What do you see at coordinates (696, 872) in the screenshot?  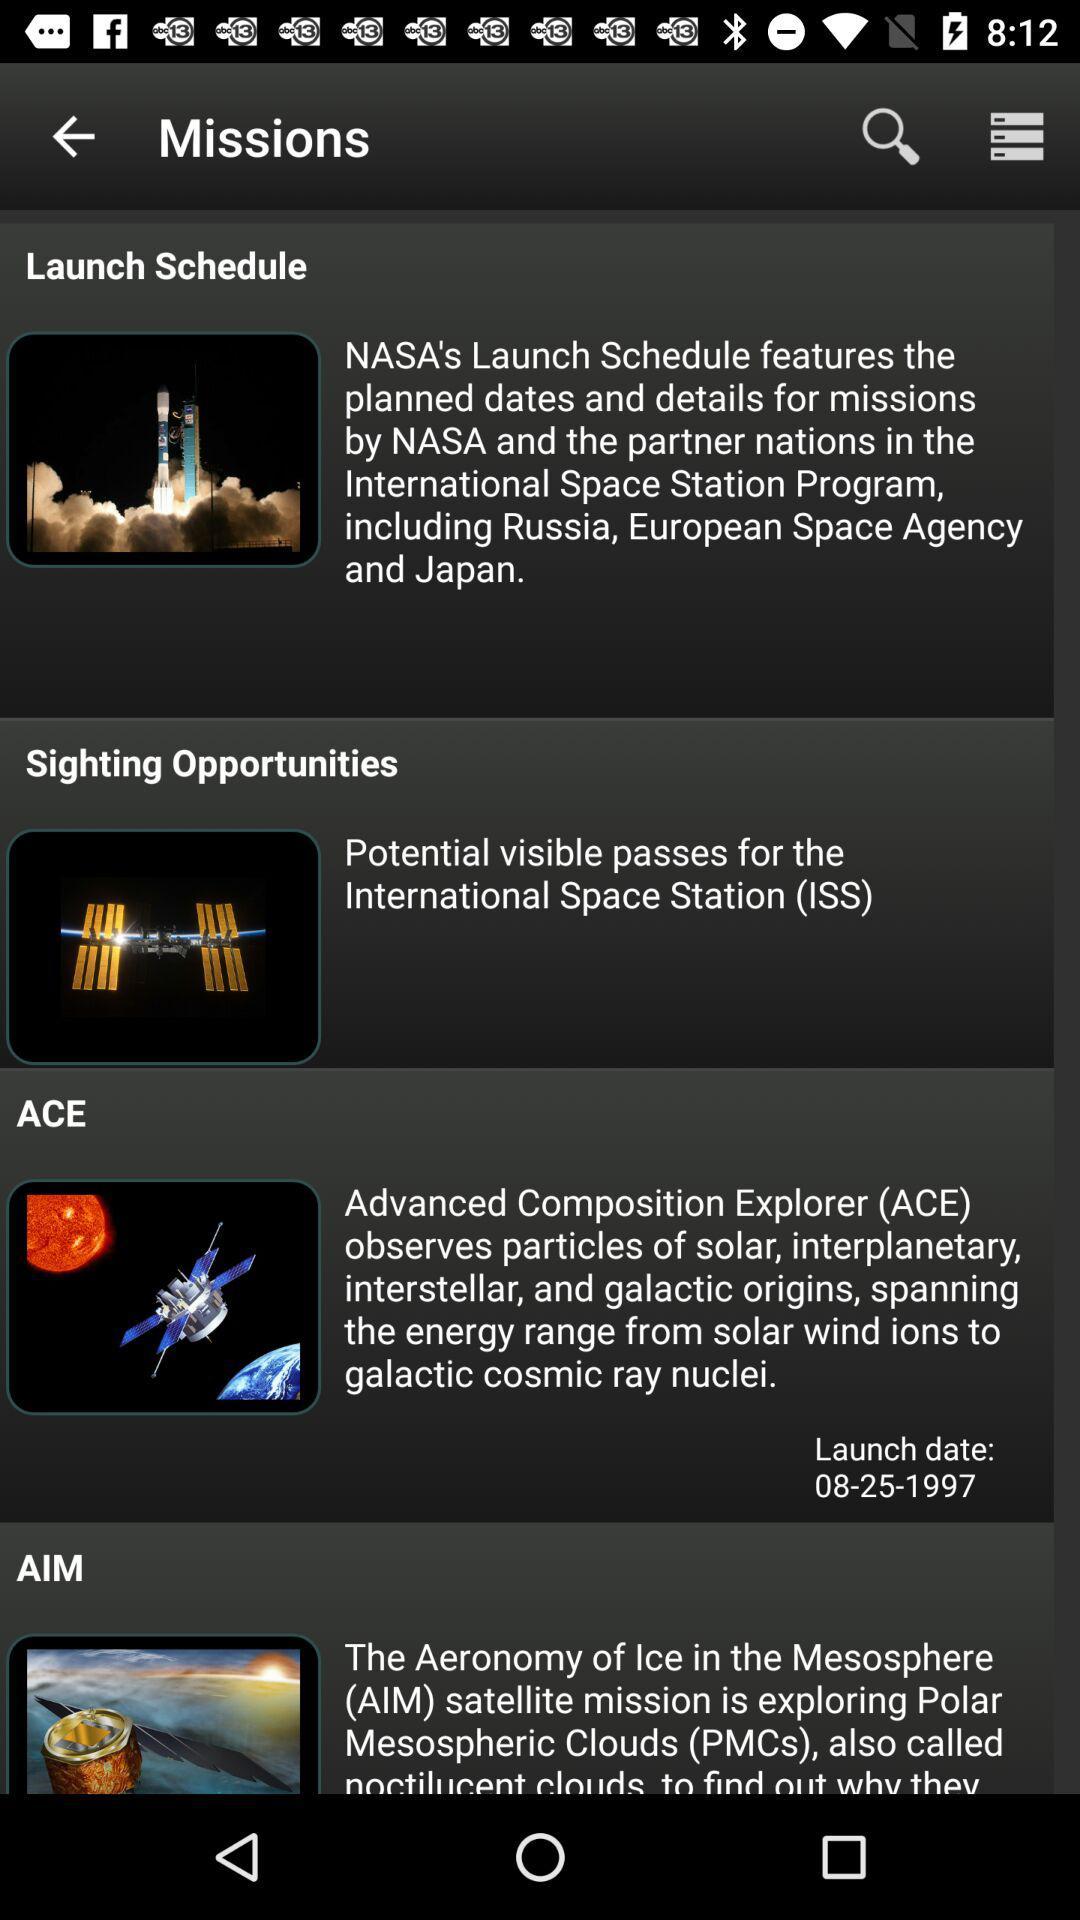 I see `icon below the  sighting opportunities item` at bounding box center [696, 872].